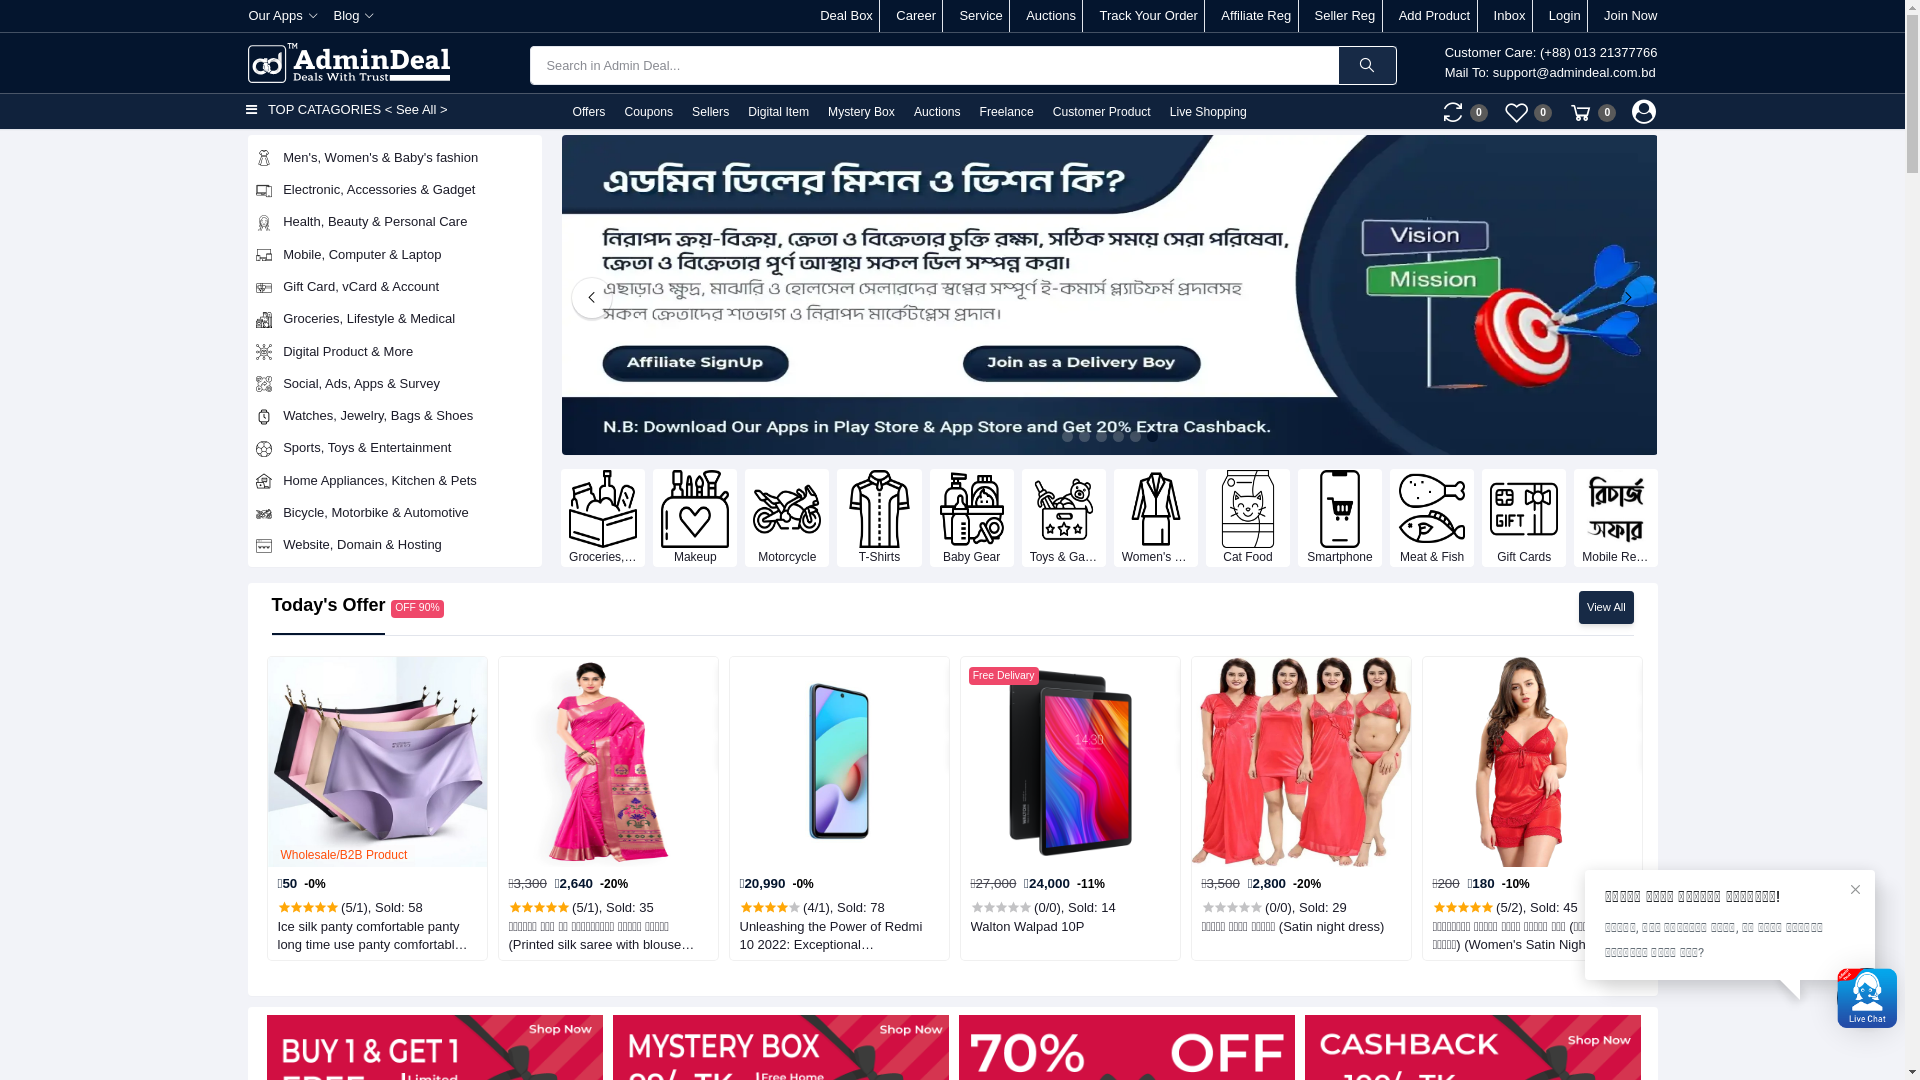 The image size is (1920, 1080). Describe the element at coordinates (395, 156) in the screenshot. I see `'Men's, Women's & Baby's fashion'` at that location.